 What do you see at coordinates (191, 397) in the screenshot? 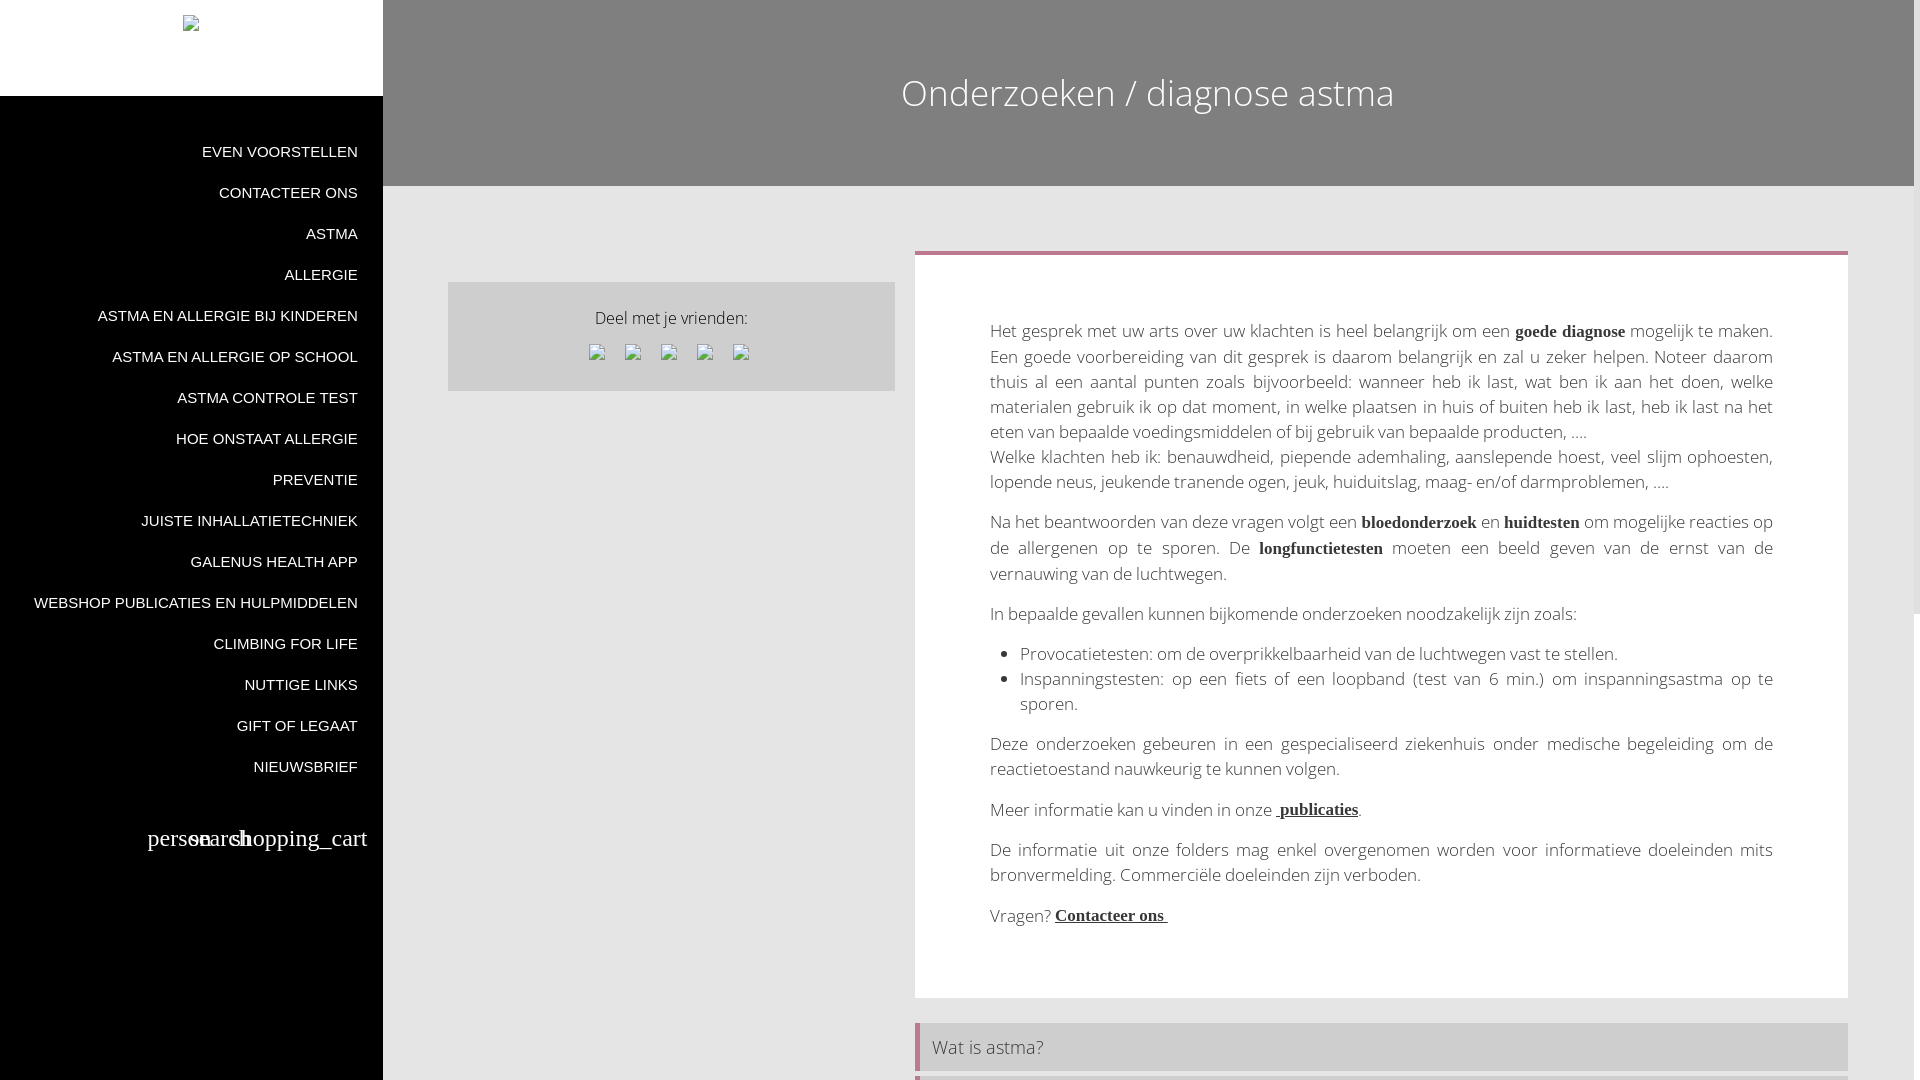
I see `'ASTMA CONTROLE TEST'` at bounding box center [191, 397].